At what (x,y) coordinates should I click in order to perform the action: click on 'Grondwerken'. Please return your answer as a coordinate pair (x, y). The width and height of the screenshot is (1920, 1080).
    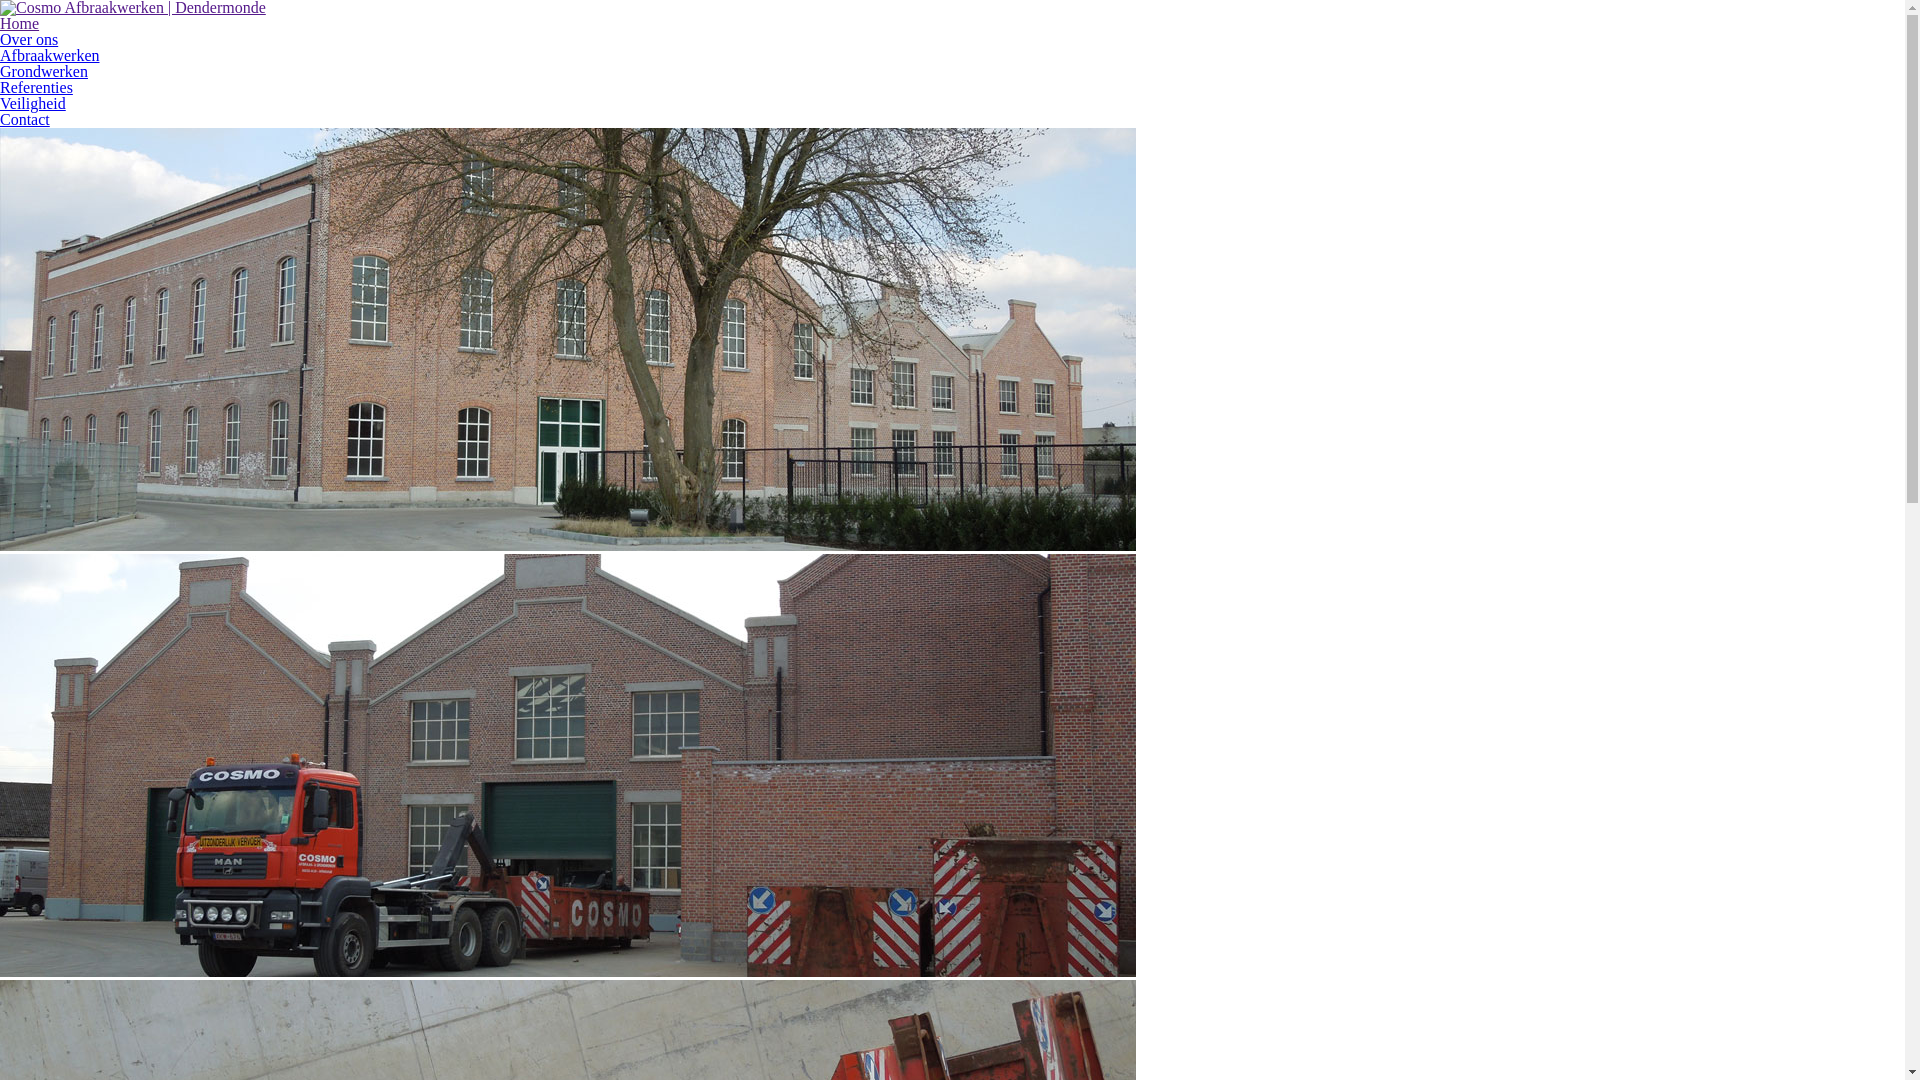
    Looking at the image, I should click on (43, 70).